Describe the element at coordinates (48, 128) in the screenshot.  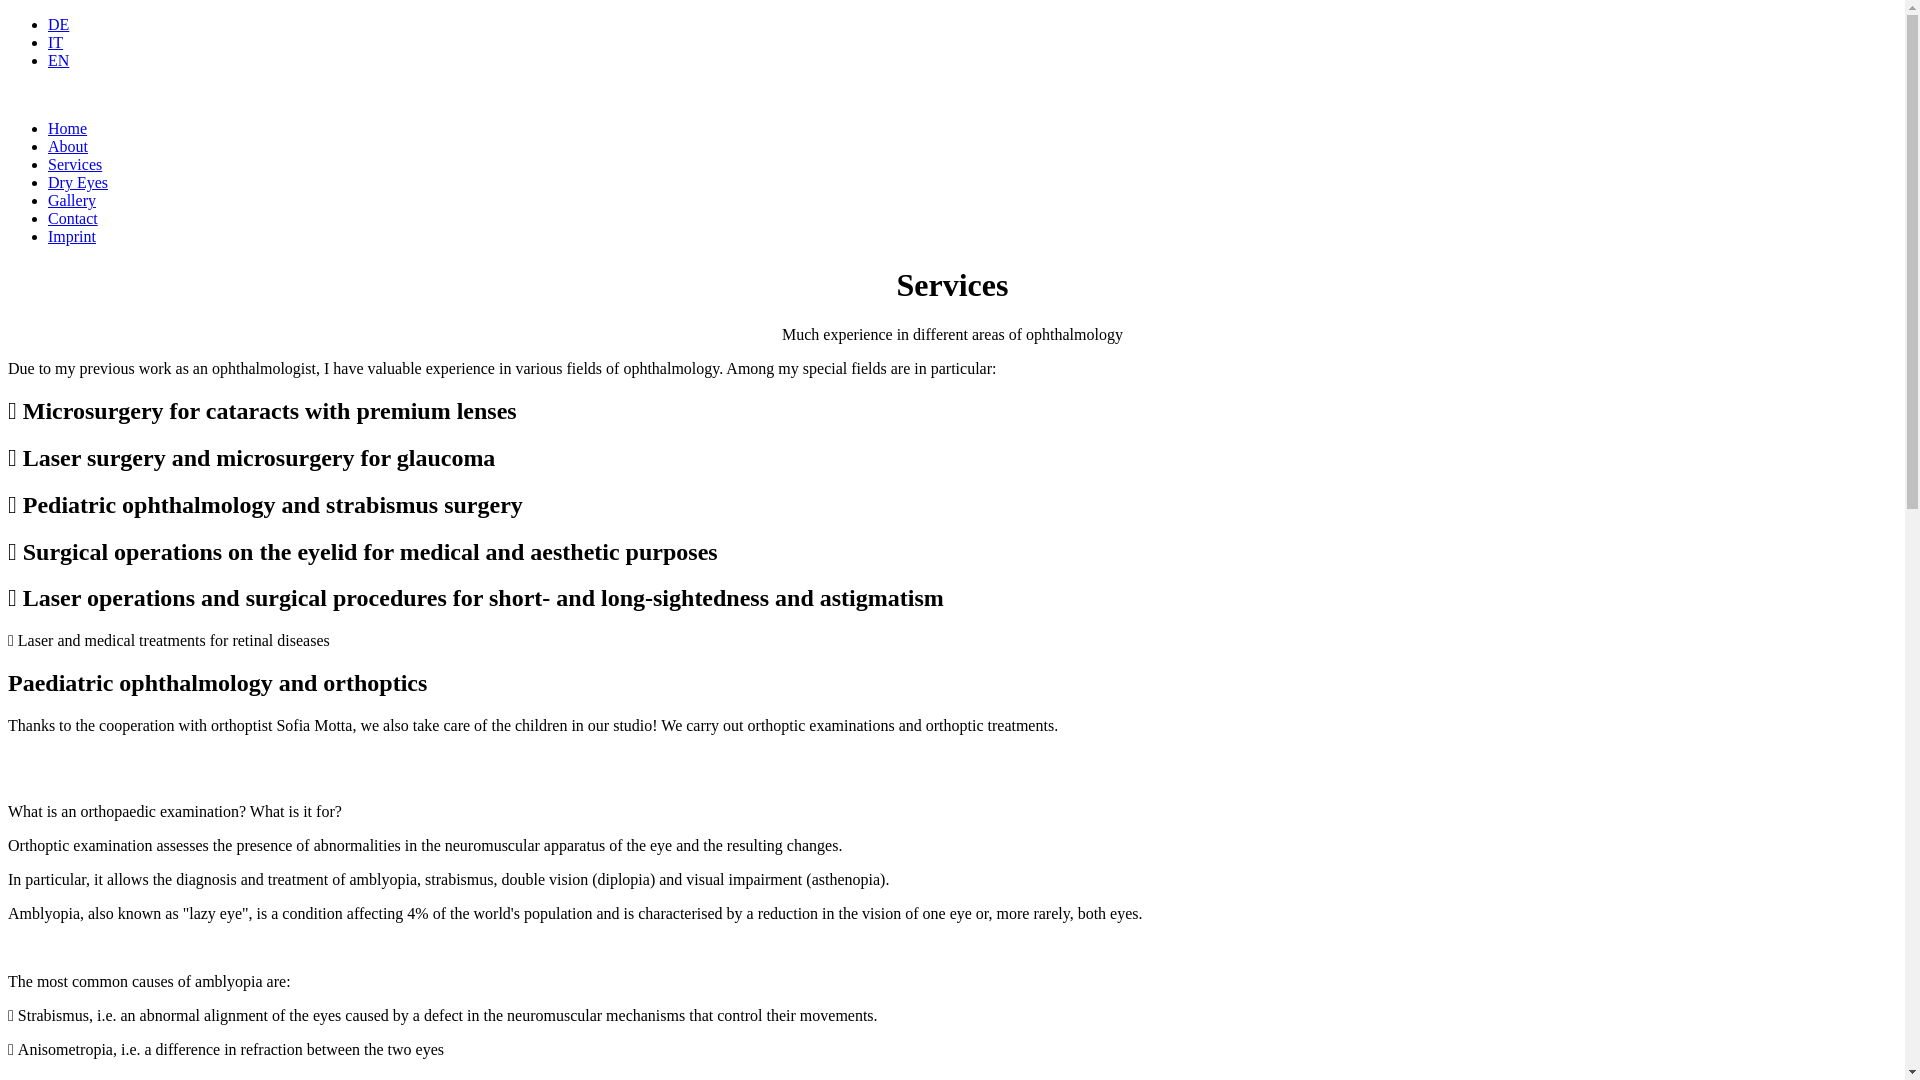
I see `'Home'` at that location.